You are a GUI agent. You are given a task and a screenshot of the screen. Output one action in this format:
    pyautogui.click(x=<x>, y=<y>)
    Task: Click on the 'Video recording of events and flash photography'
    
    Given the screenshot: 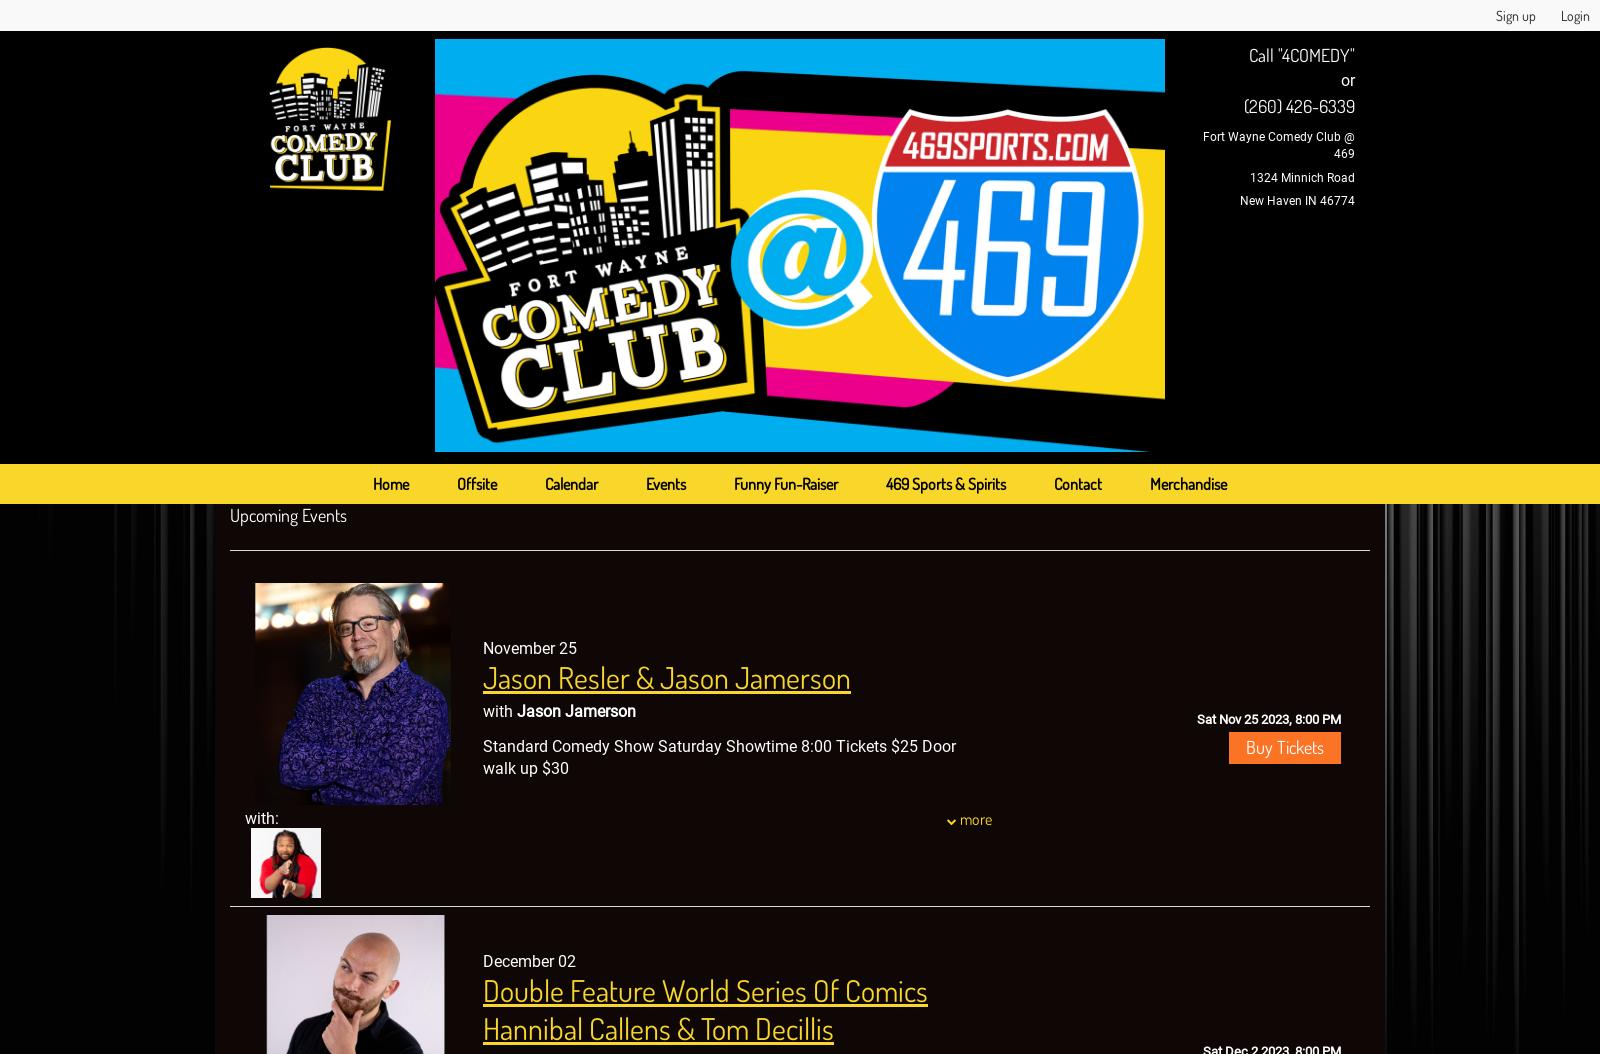 What is the action you would take?
    pyautogui.click(x=482, y=943)
    